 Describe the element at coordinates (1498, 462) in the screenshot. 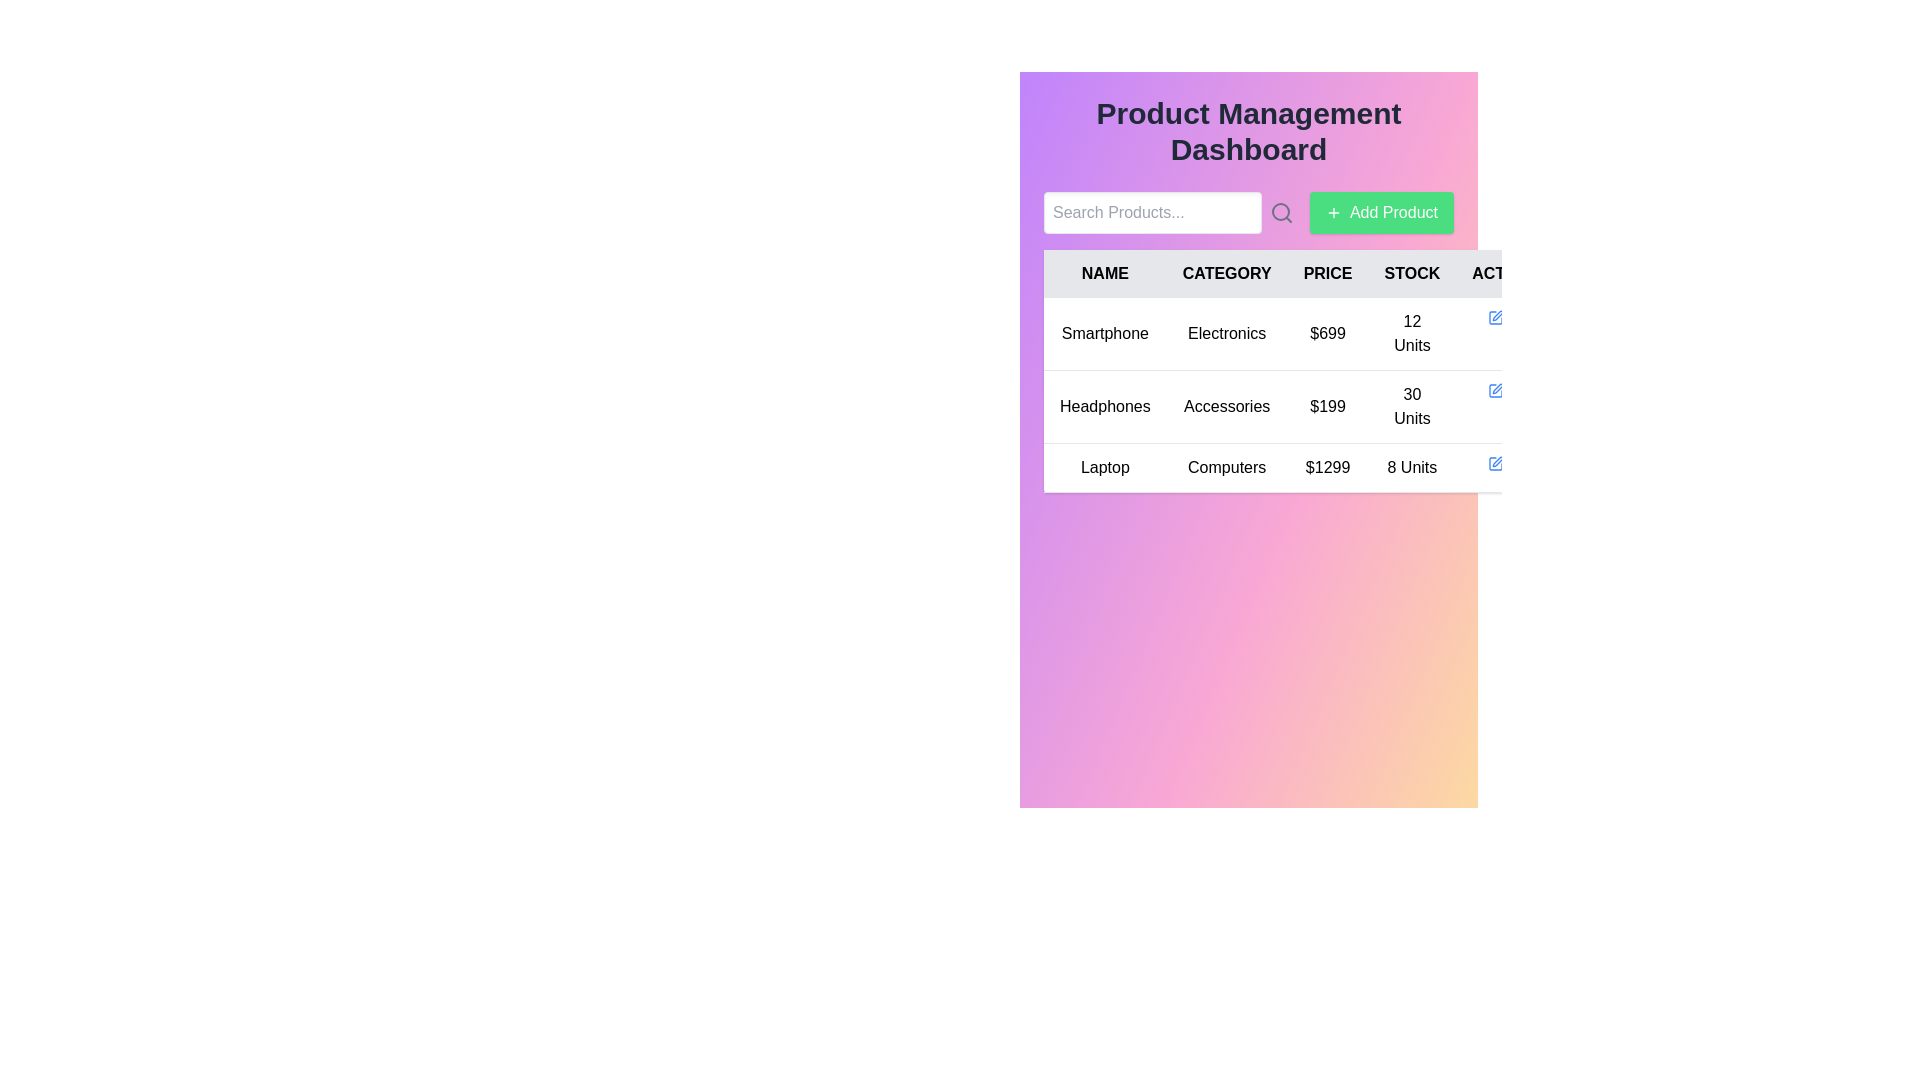

I see `the small icon-shaped SVG graphic representing a delete or remove action, located in the action column of the last row in the data table` at that location.